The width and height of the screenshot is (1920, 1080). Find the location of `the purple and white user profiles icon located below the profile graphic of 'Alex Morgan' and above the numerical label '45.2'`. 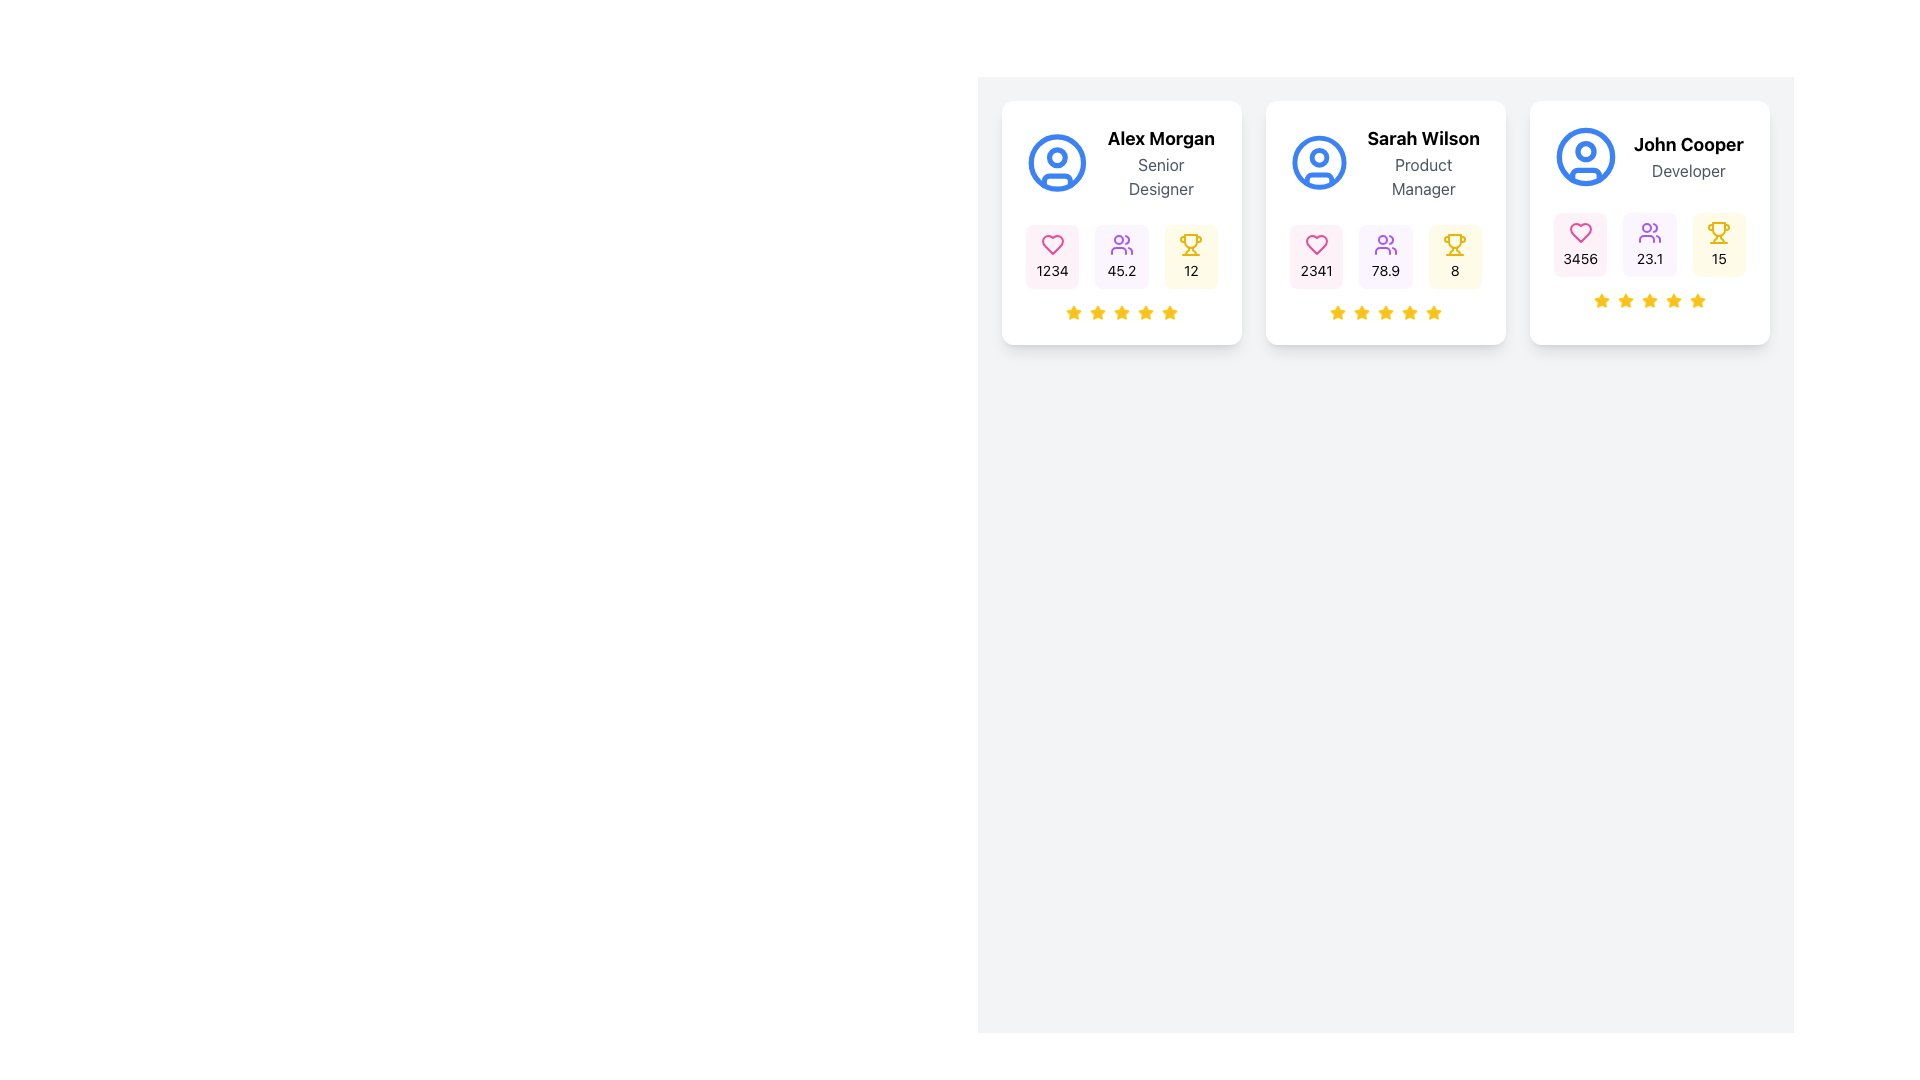

the purple and white user profiles icon located below the profile graphic of 'Alex Morgan' and above the numerical label '45.2' is located at coordinates (1122, 244).